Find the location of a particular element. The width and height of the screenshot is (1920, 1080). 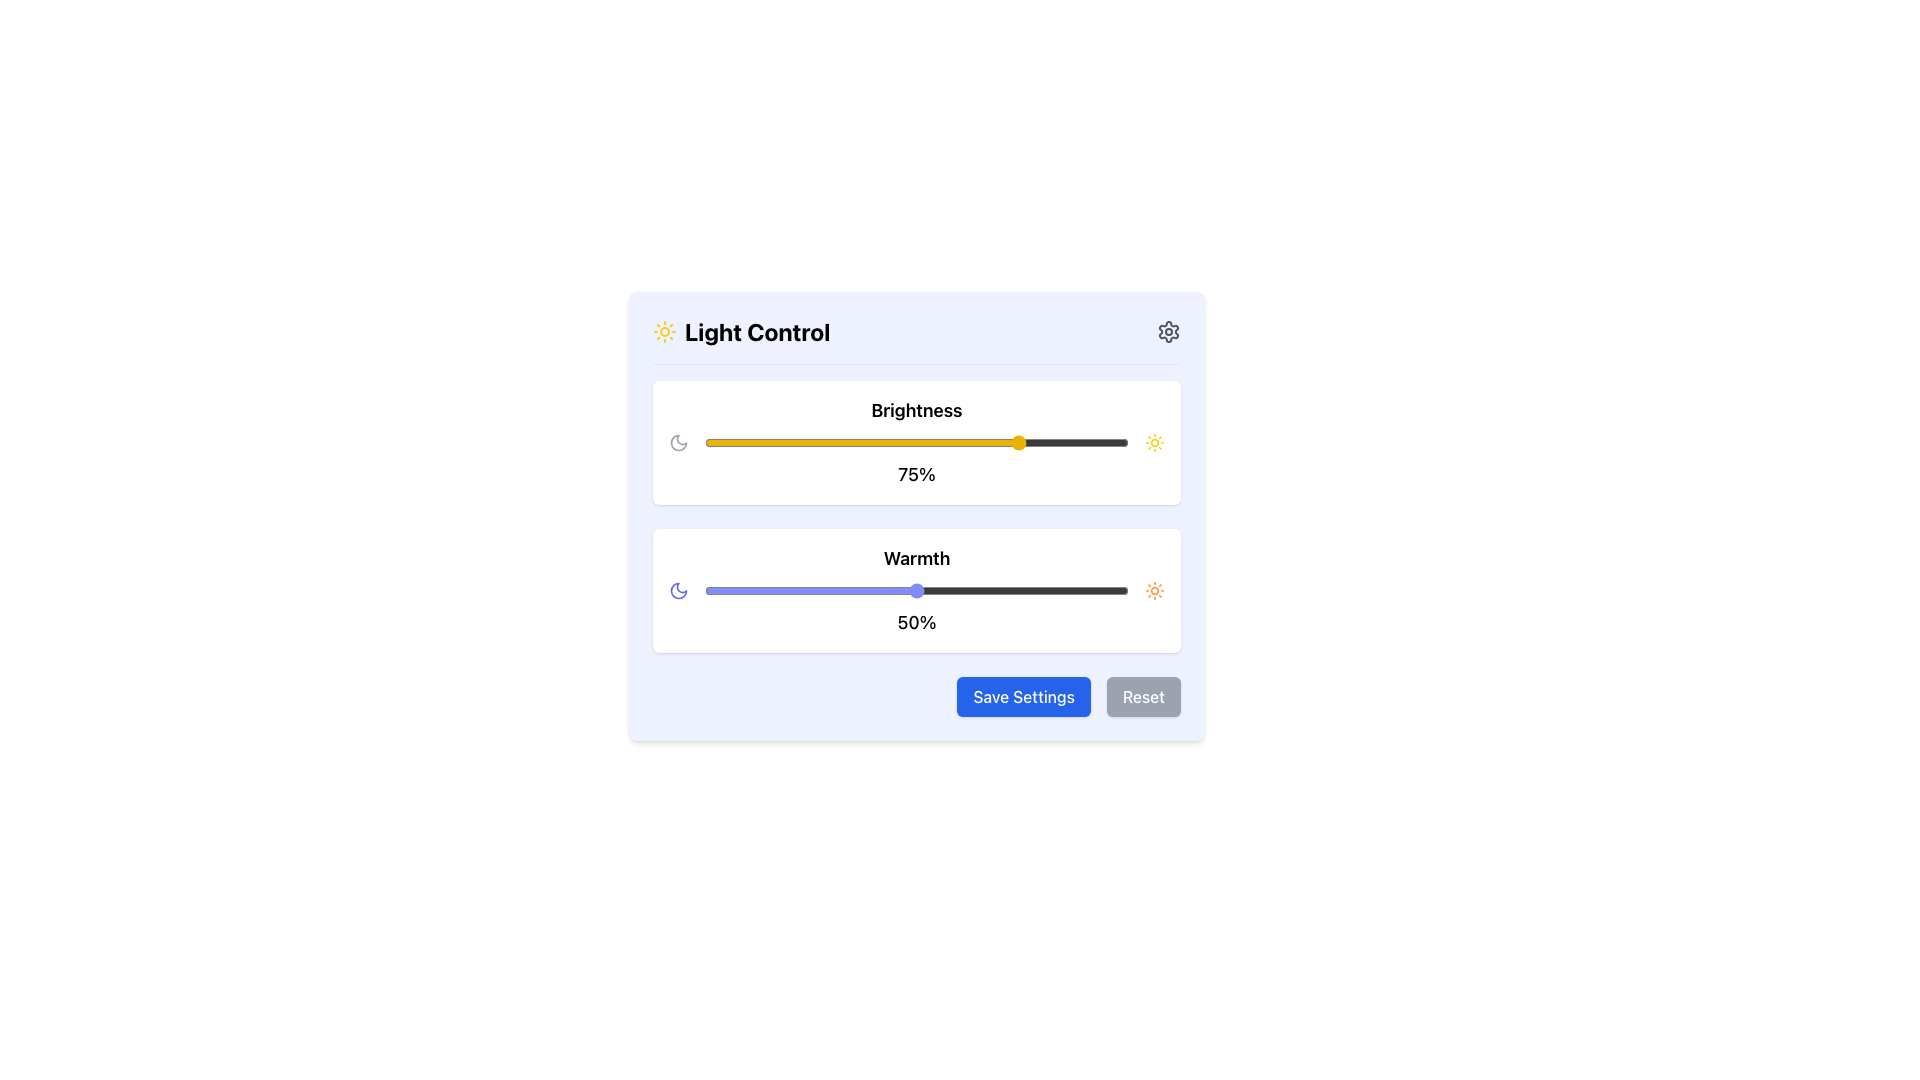

brightness is located at coordinates (1022, 442).